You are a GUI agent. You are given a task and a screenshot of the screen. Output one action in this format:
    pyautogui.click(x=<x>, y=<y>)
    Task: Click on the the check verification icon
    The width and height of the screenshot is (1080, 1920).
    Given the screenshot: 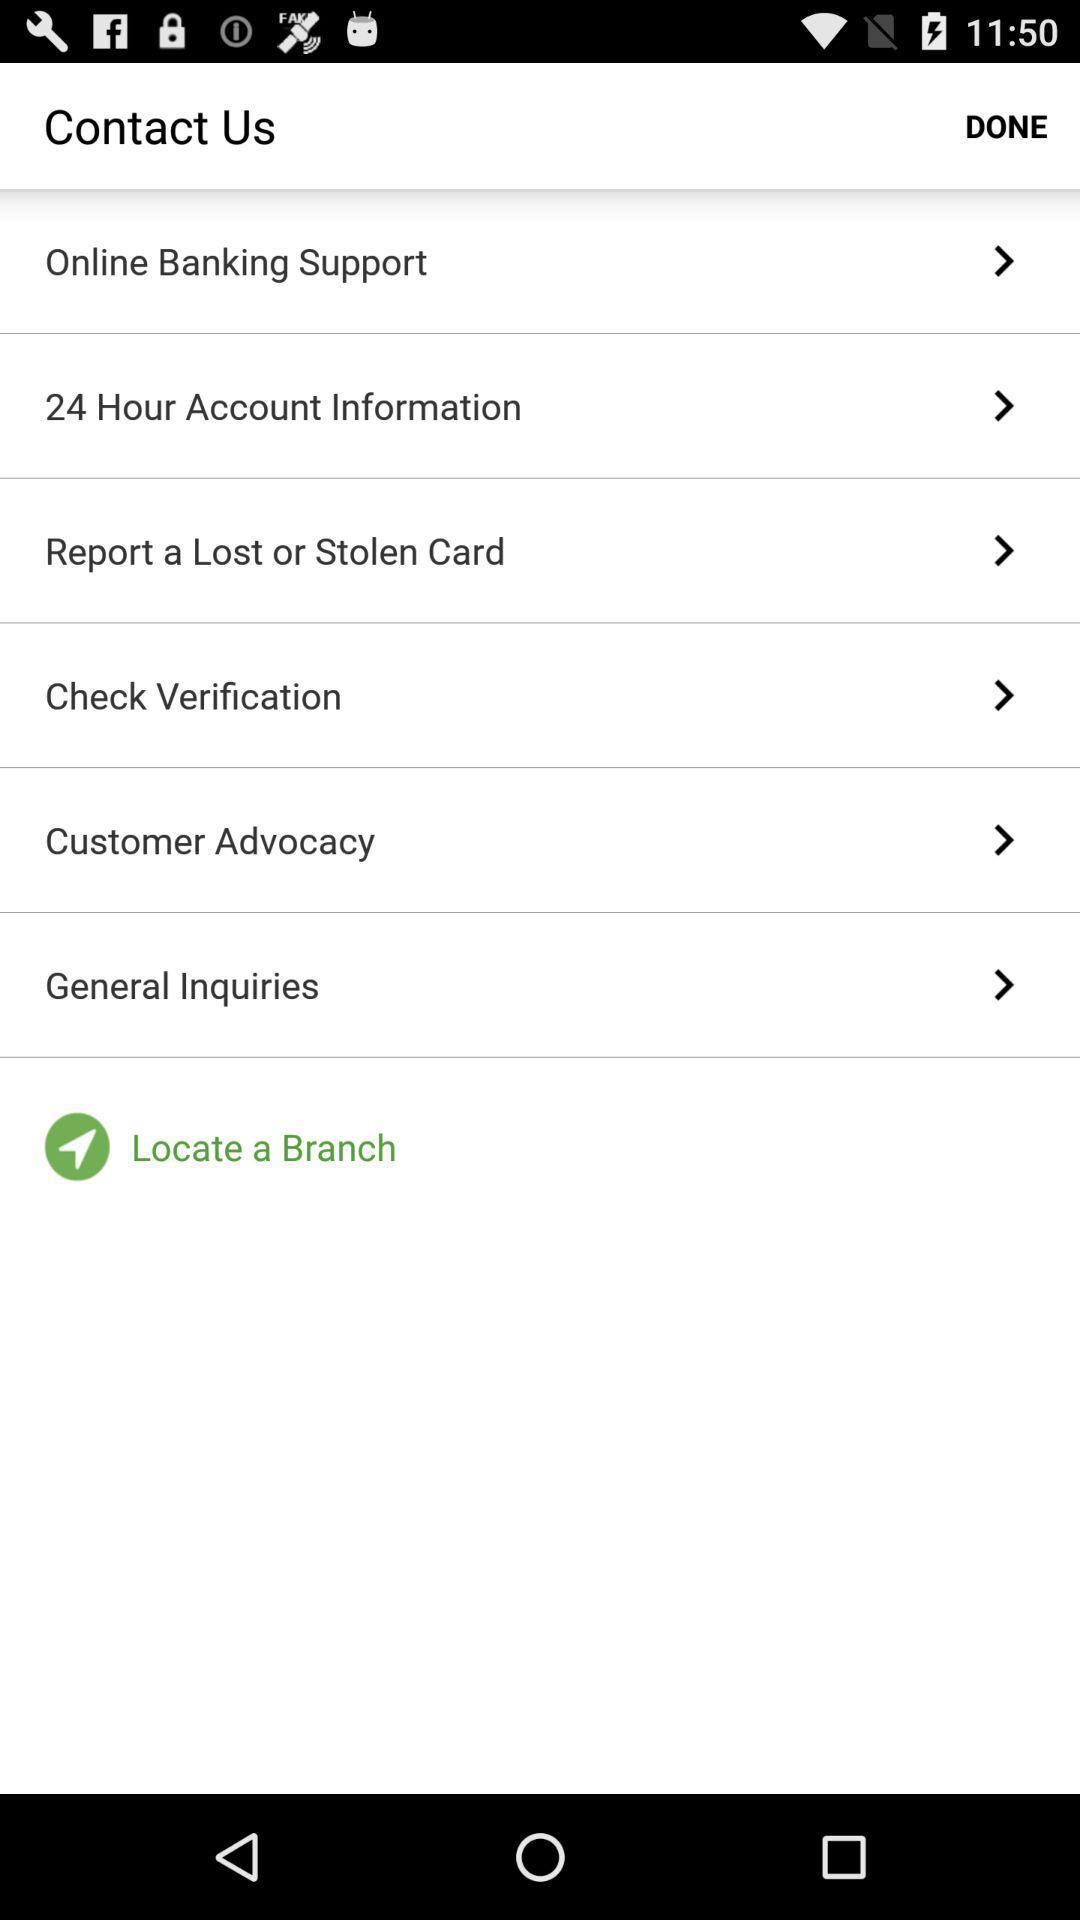 What is the action you would take?
    pyautogui.click(x=193, y=695)
    